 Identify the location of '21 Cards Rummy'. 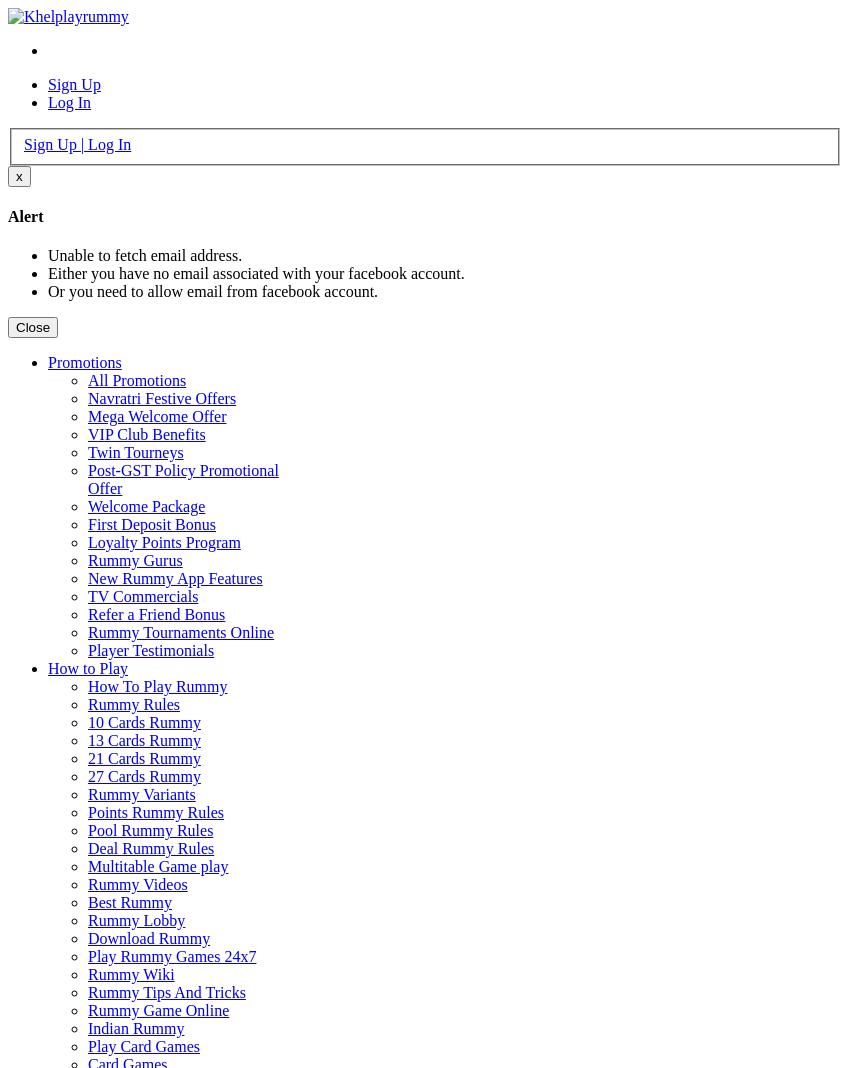
(143, 758).